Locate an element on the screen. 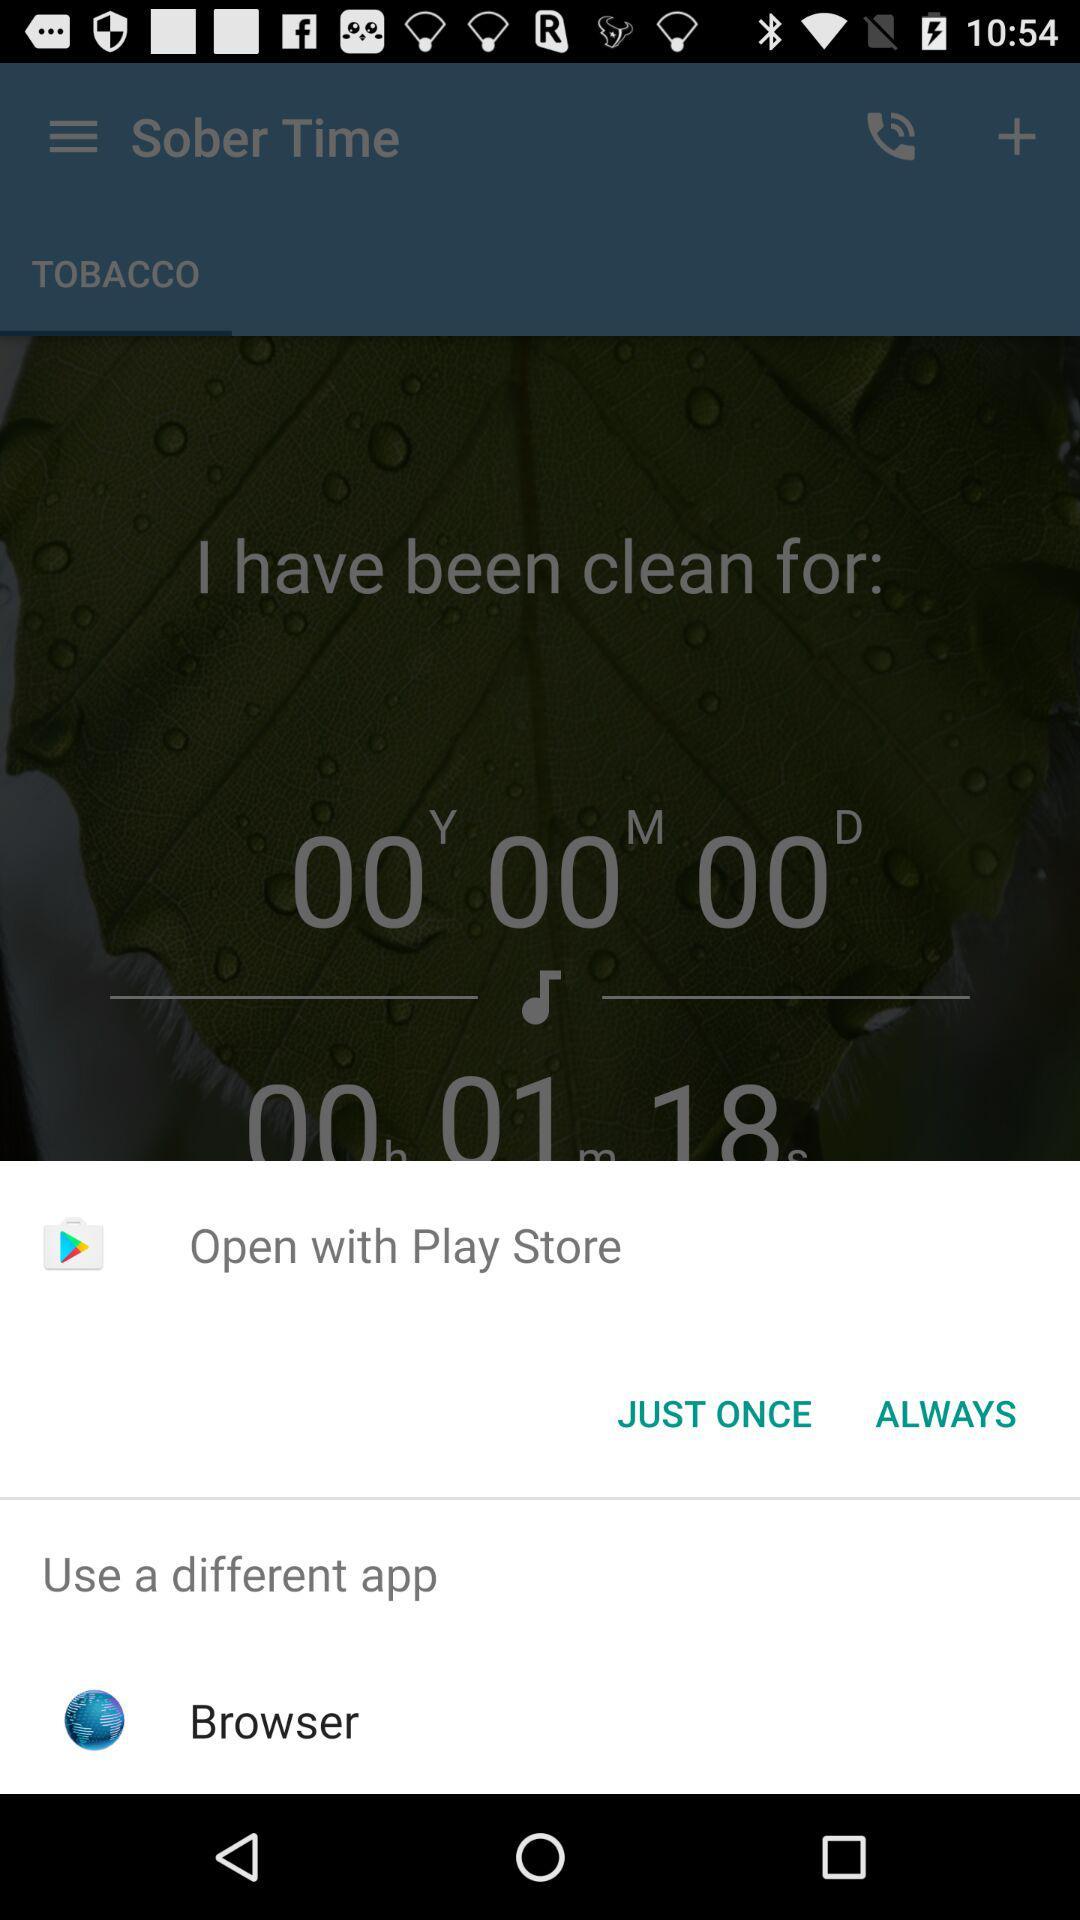  the use a different icon is located at coordinates (540, 1572).